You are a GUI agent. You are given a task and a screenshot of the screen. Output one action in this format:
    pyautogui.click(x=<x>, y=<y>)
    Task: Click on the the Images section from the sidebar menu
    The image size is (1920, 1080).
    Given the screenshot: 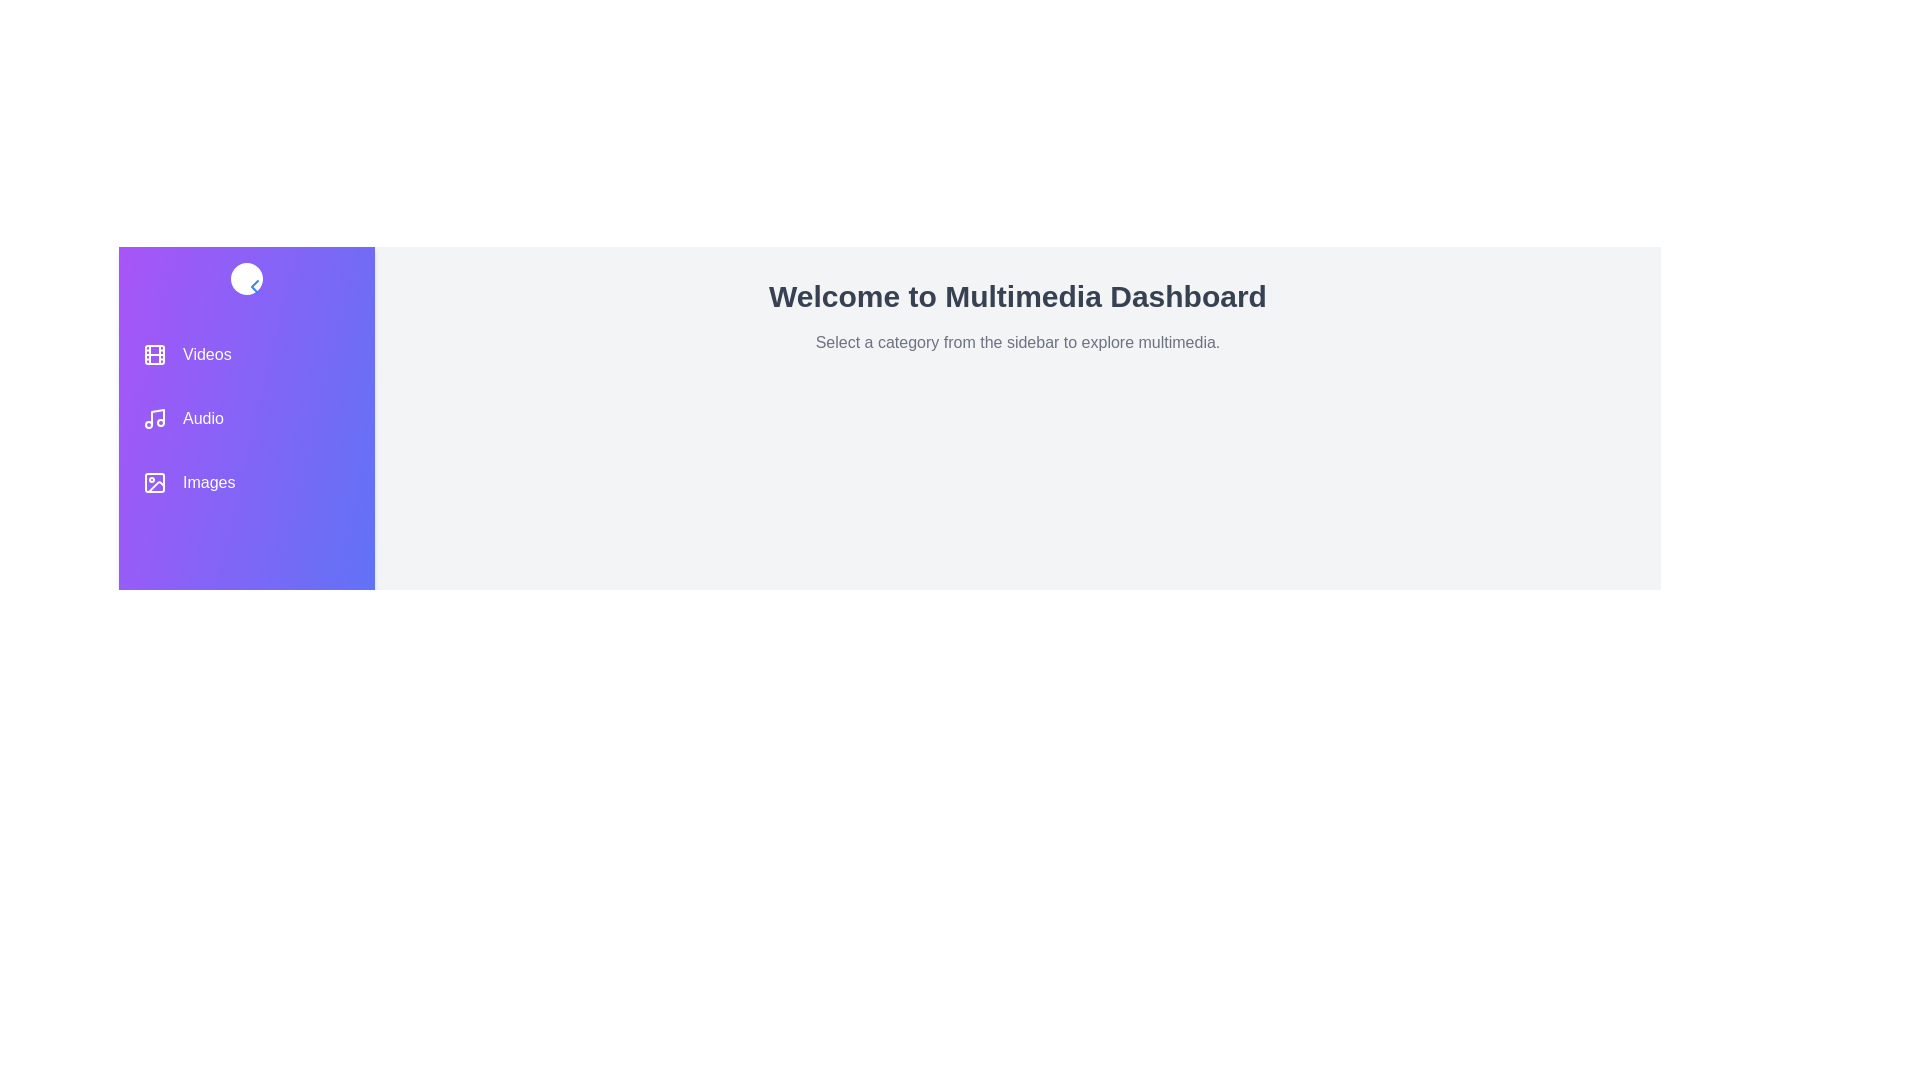 What is the action you would take?
    pyautogui.click(x=245, y=482)
    